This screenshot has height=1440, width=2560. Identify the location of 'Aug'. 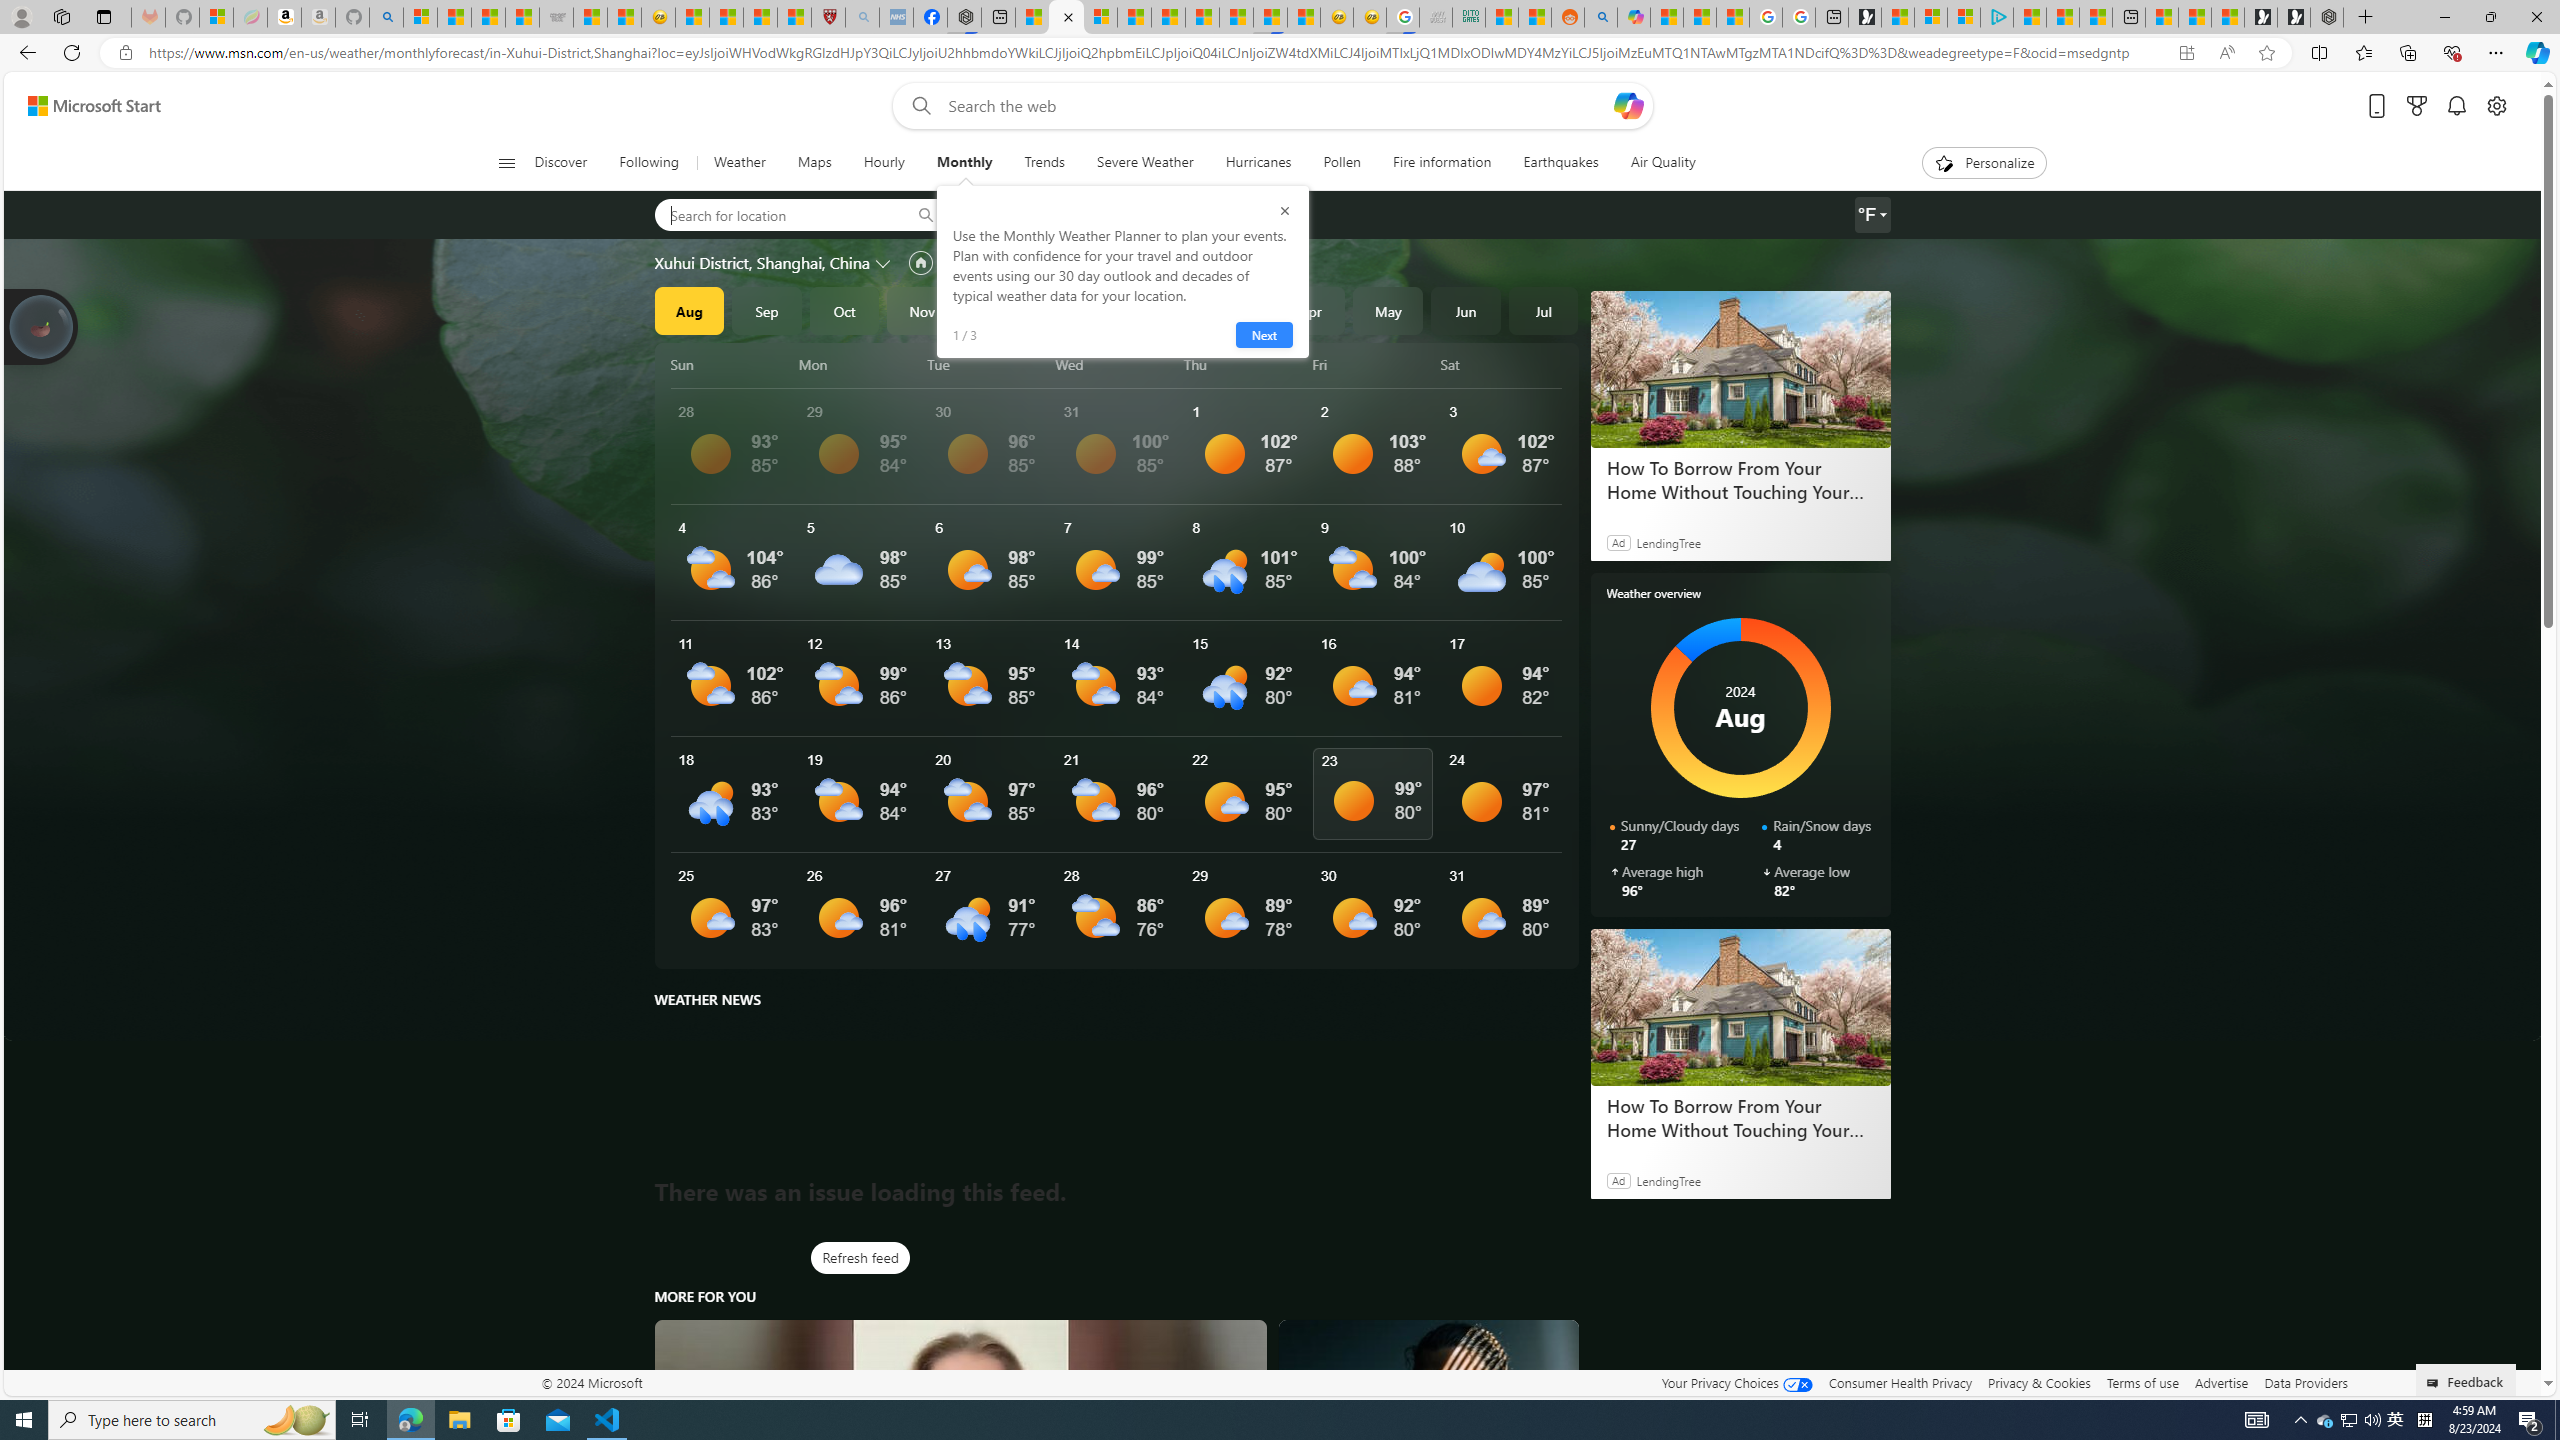
(688, 310).